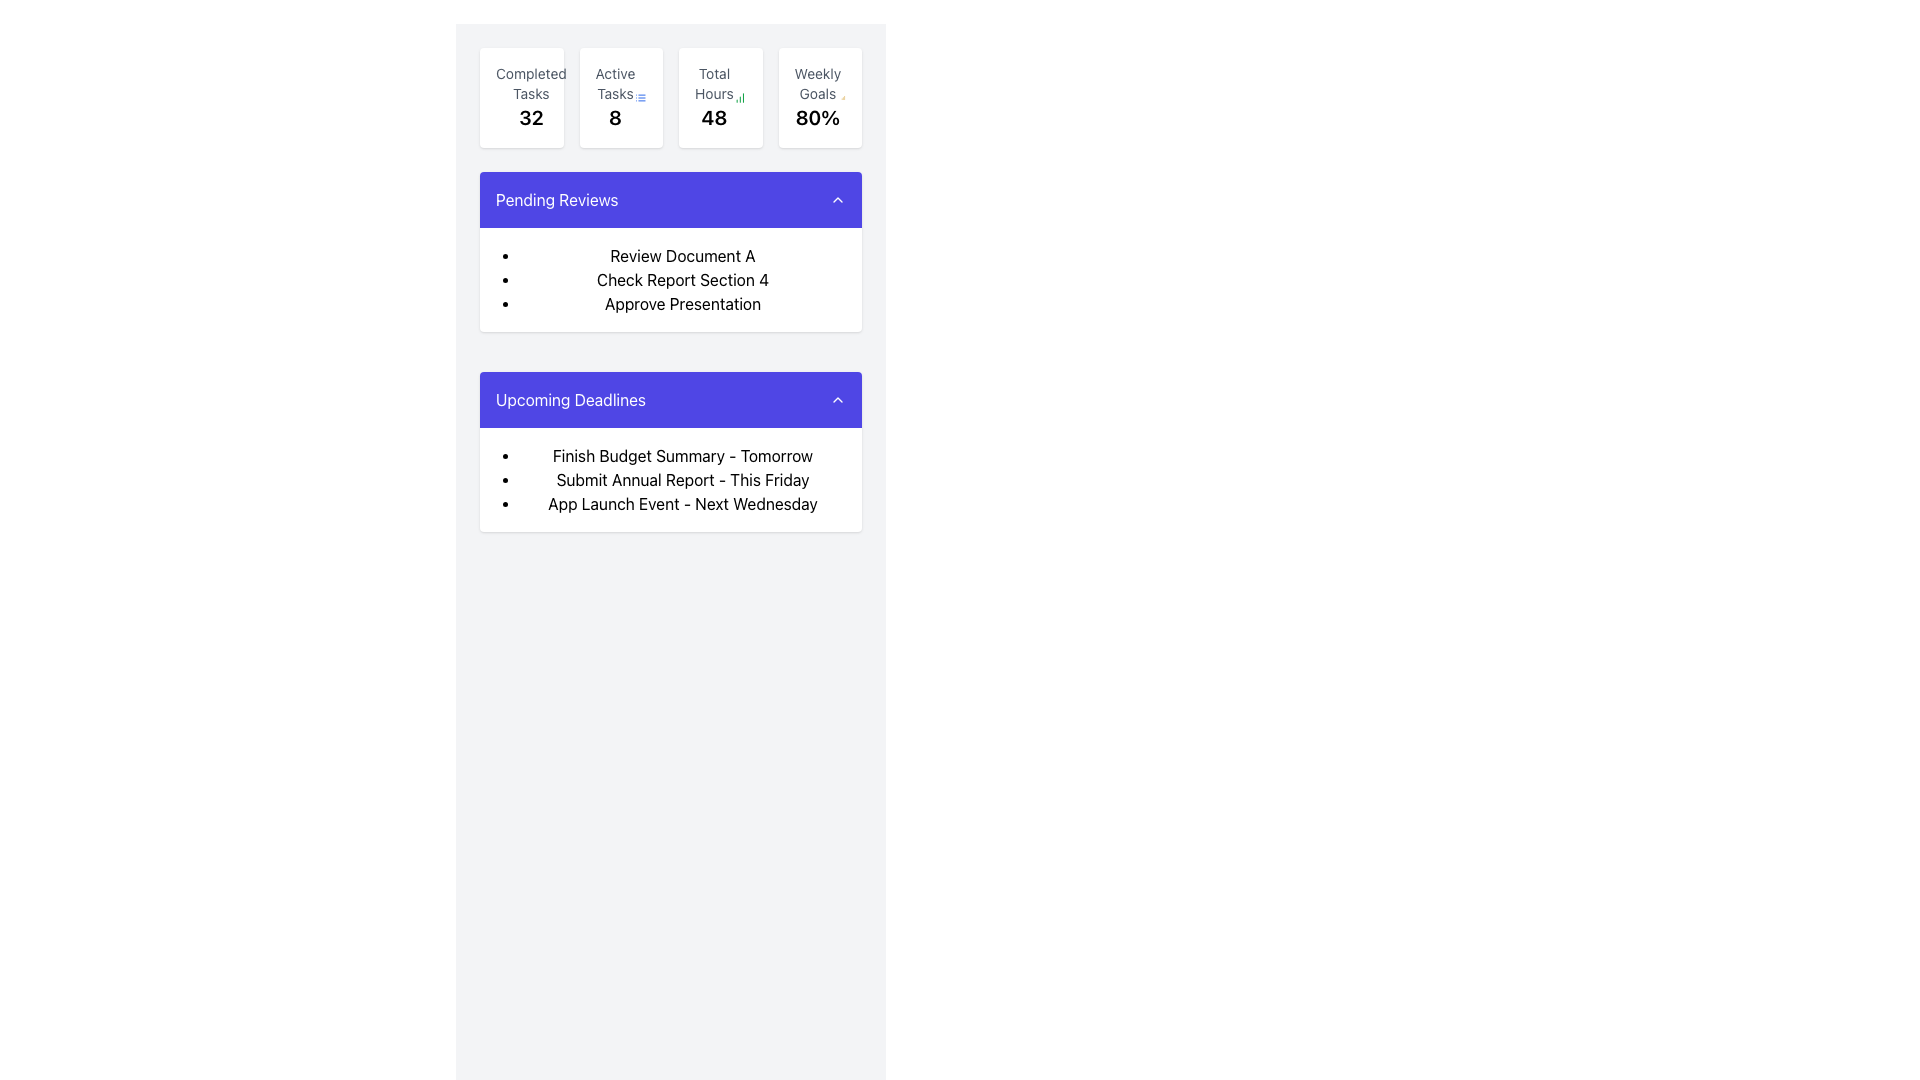 The image size is (1920, 1080). What do you see at coordinates (531, 83) in the screenshot?
I see `the 'Completed Tasks' label located at the top-left of the statistics section, which describes the number of completed tasks` at bounding box center [531, 83].